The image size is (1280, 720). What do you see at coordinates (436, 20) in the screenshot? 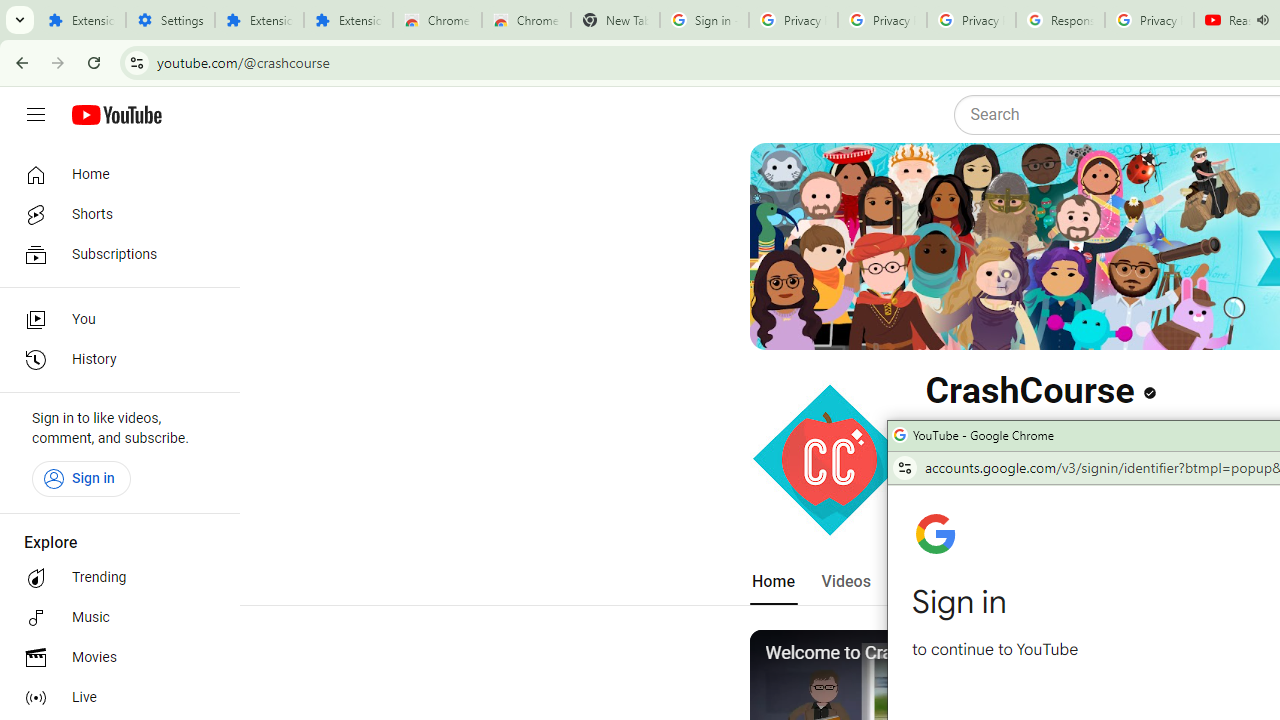
I see `'Chrome Web Store'` at bounding box center [436, 20].